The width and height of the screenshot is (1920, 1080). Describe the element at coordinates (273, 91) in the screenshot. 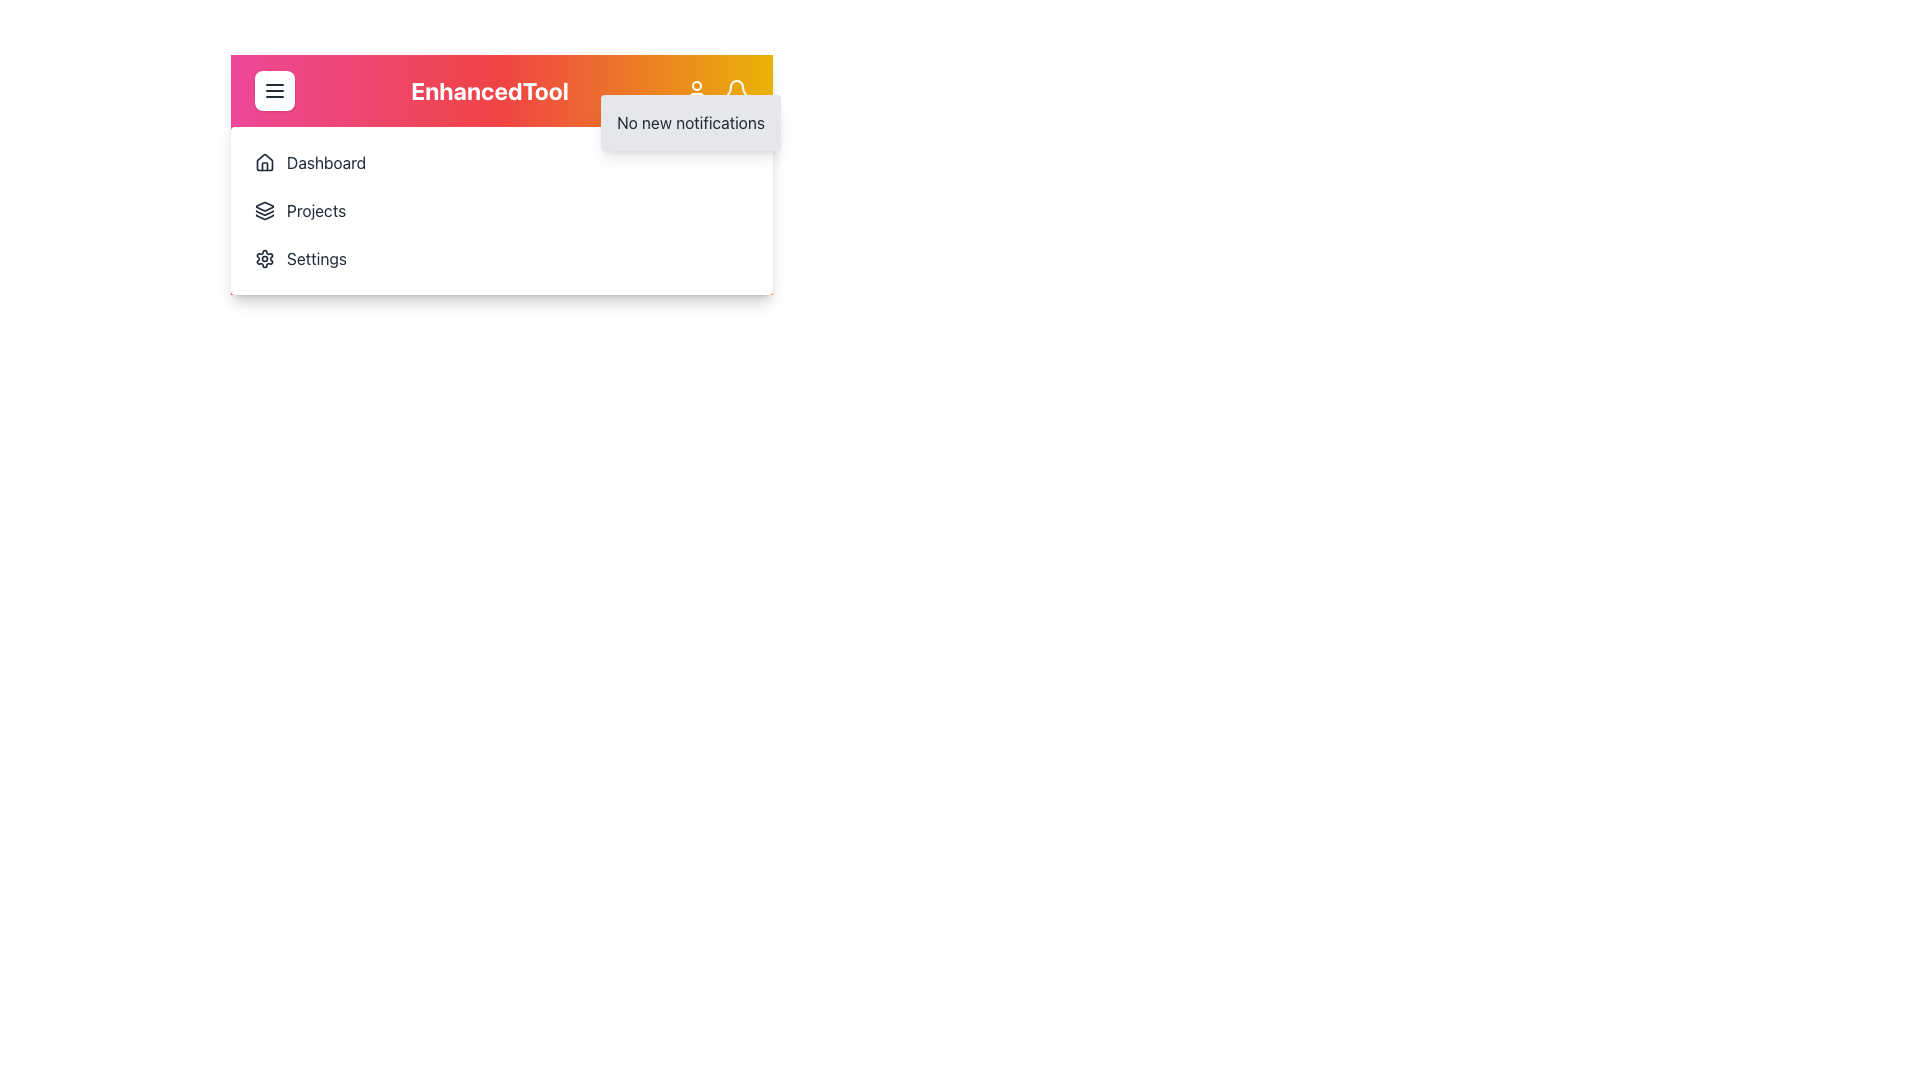

I see `the hamburger menu button, which is a three-line icon in a rounded rectangular button with a solid white background, located at the far left of the header section` at that location.